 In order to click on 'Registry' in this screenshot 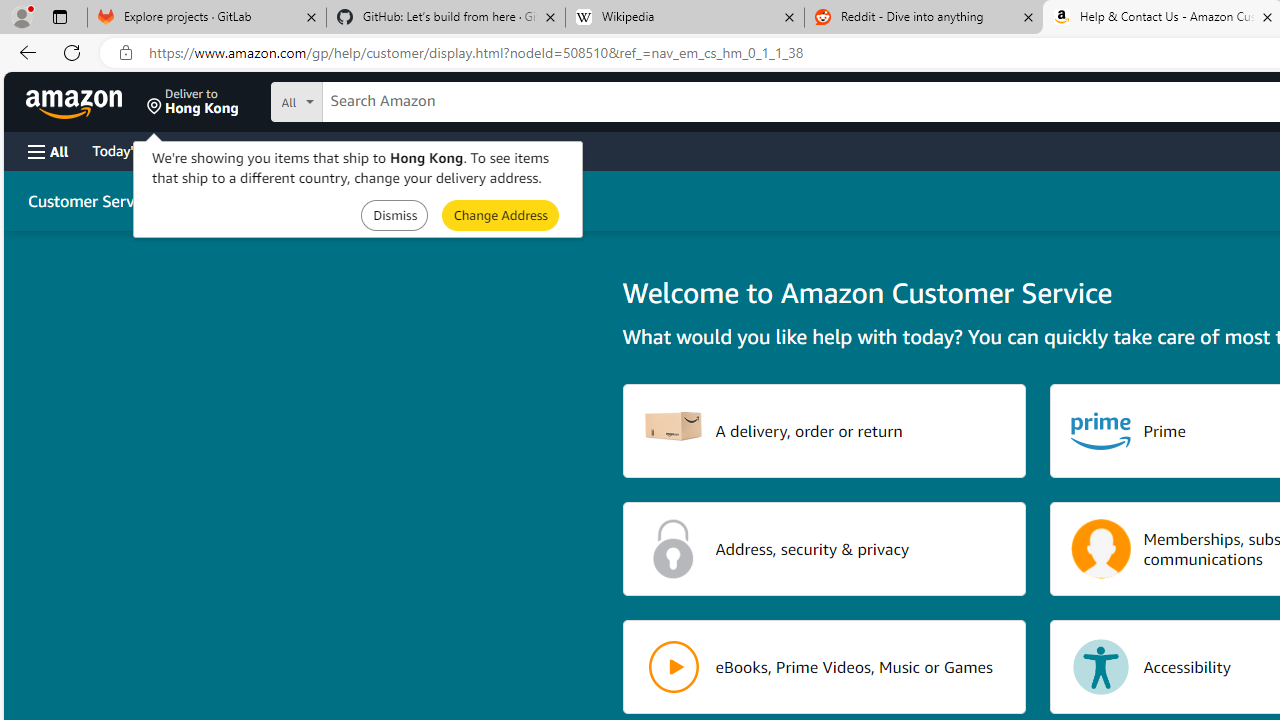, I will do `click(360, 149)`.